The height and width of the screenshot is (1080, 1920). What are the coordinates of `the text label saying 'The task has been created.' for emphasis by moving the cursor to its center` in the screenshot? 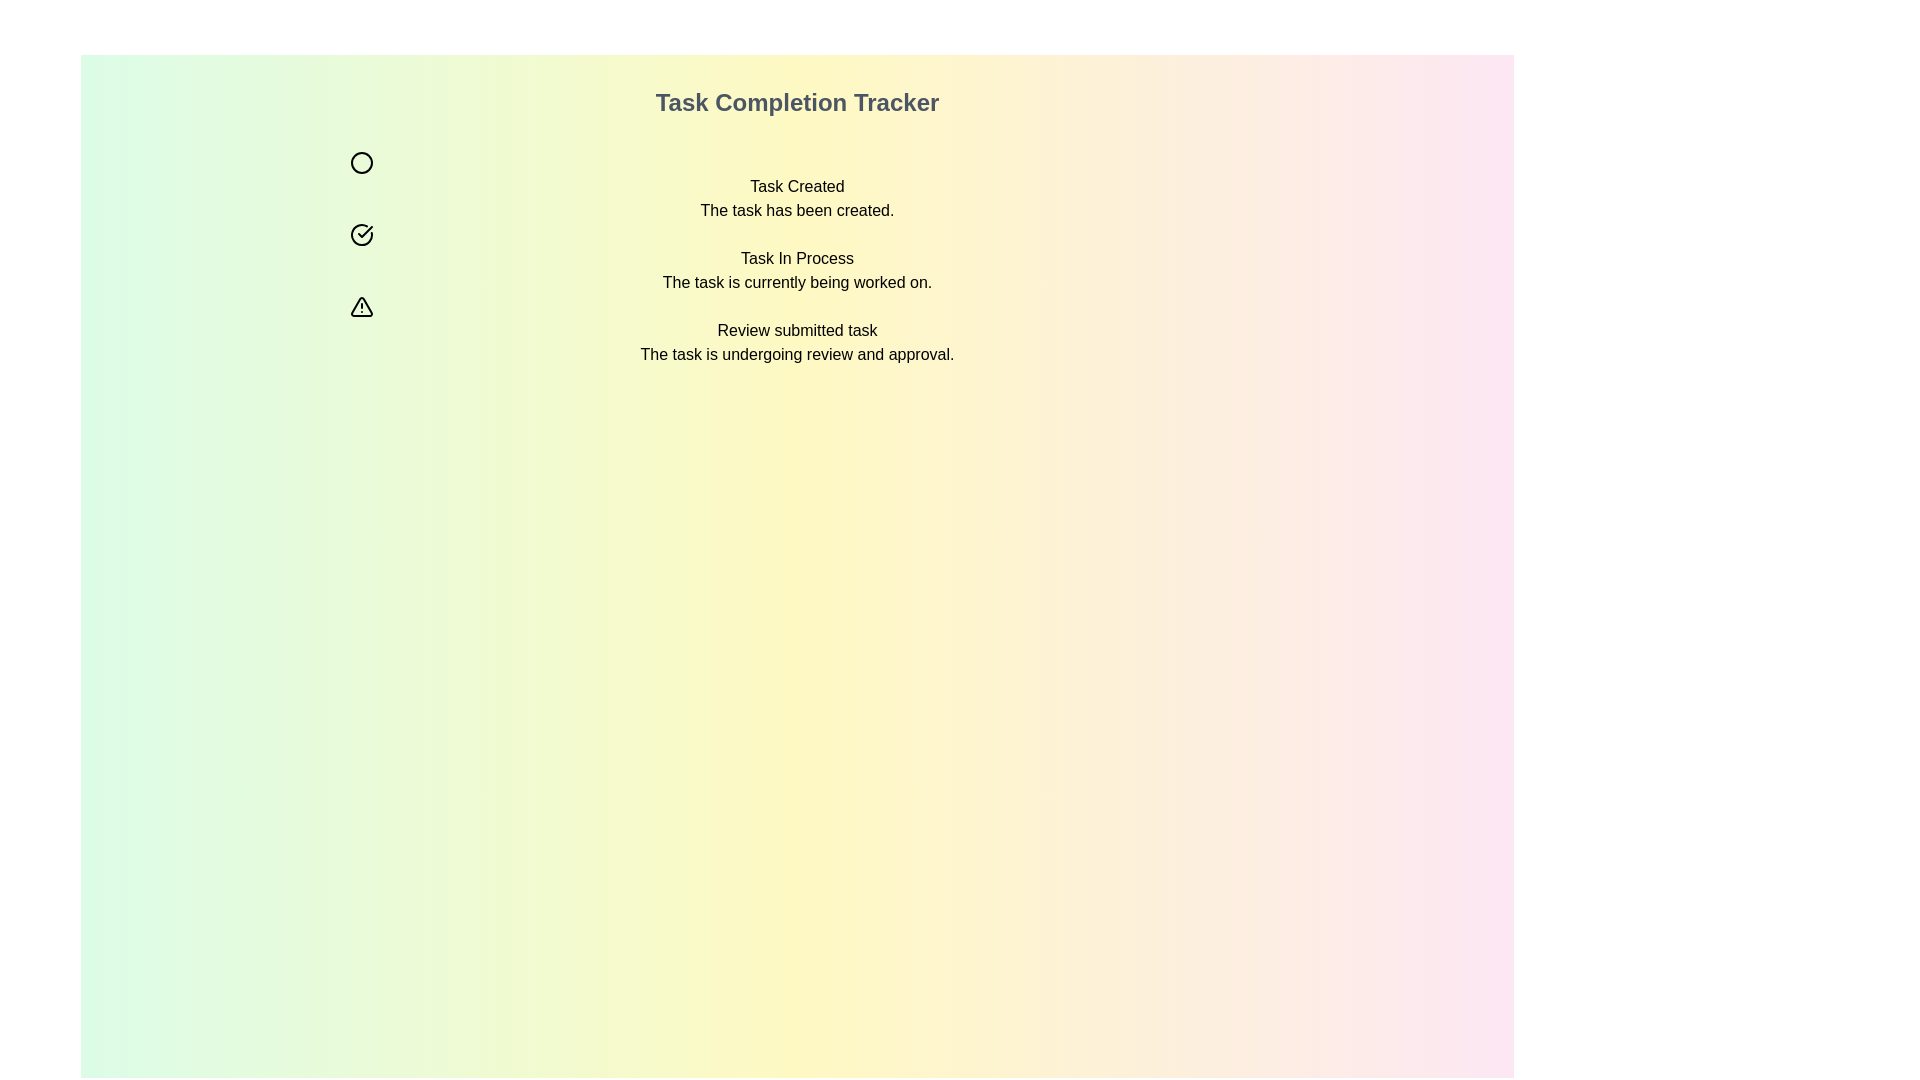 It's located at (796, 211).